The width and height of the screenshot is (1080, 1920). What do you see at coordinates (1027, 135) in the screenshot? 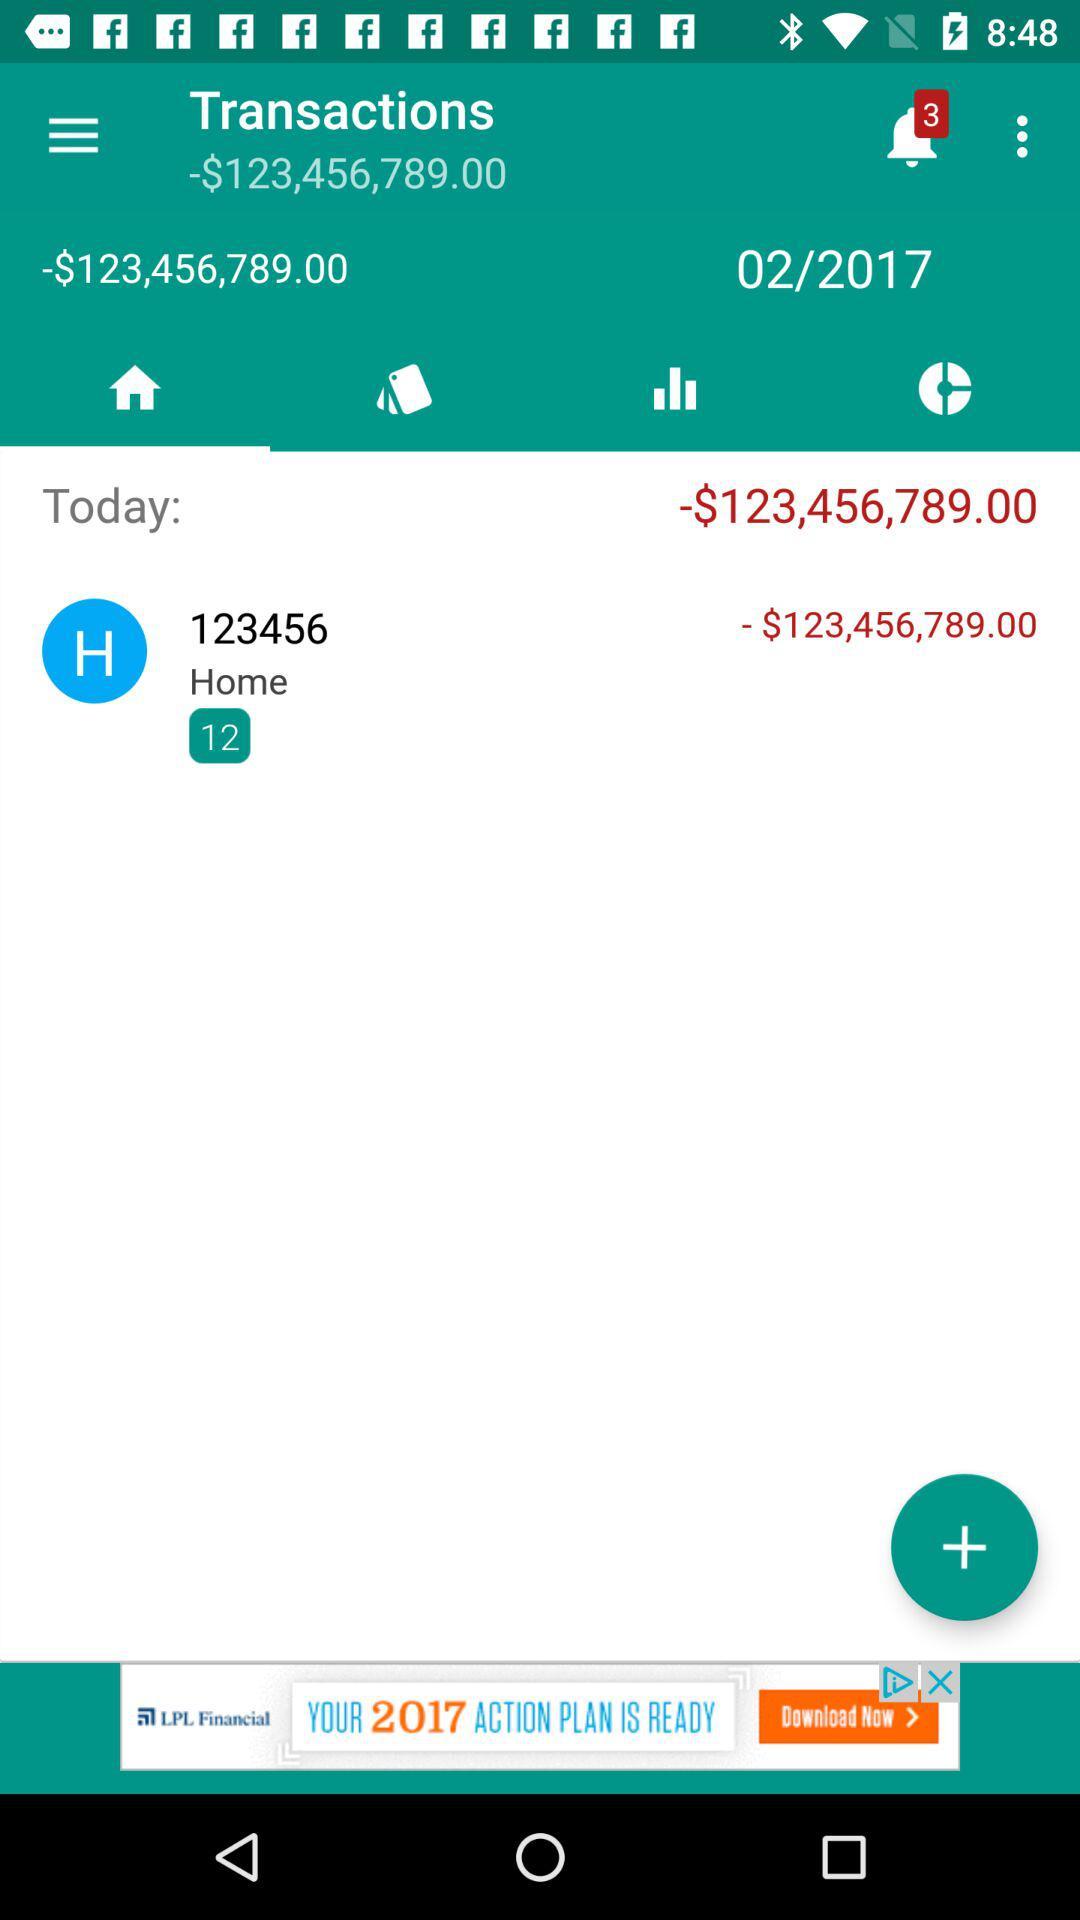
I see `icon above the   item` at bounding box center [1027, 135].